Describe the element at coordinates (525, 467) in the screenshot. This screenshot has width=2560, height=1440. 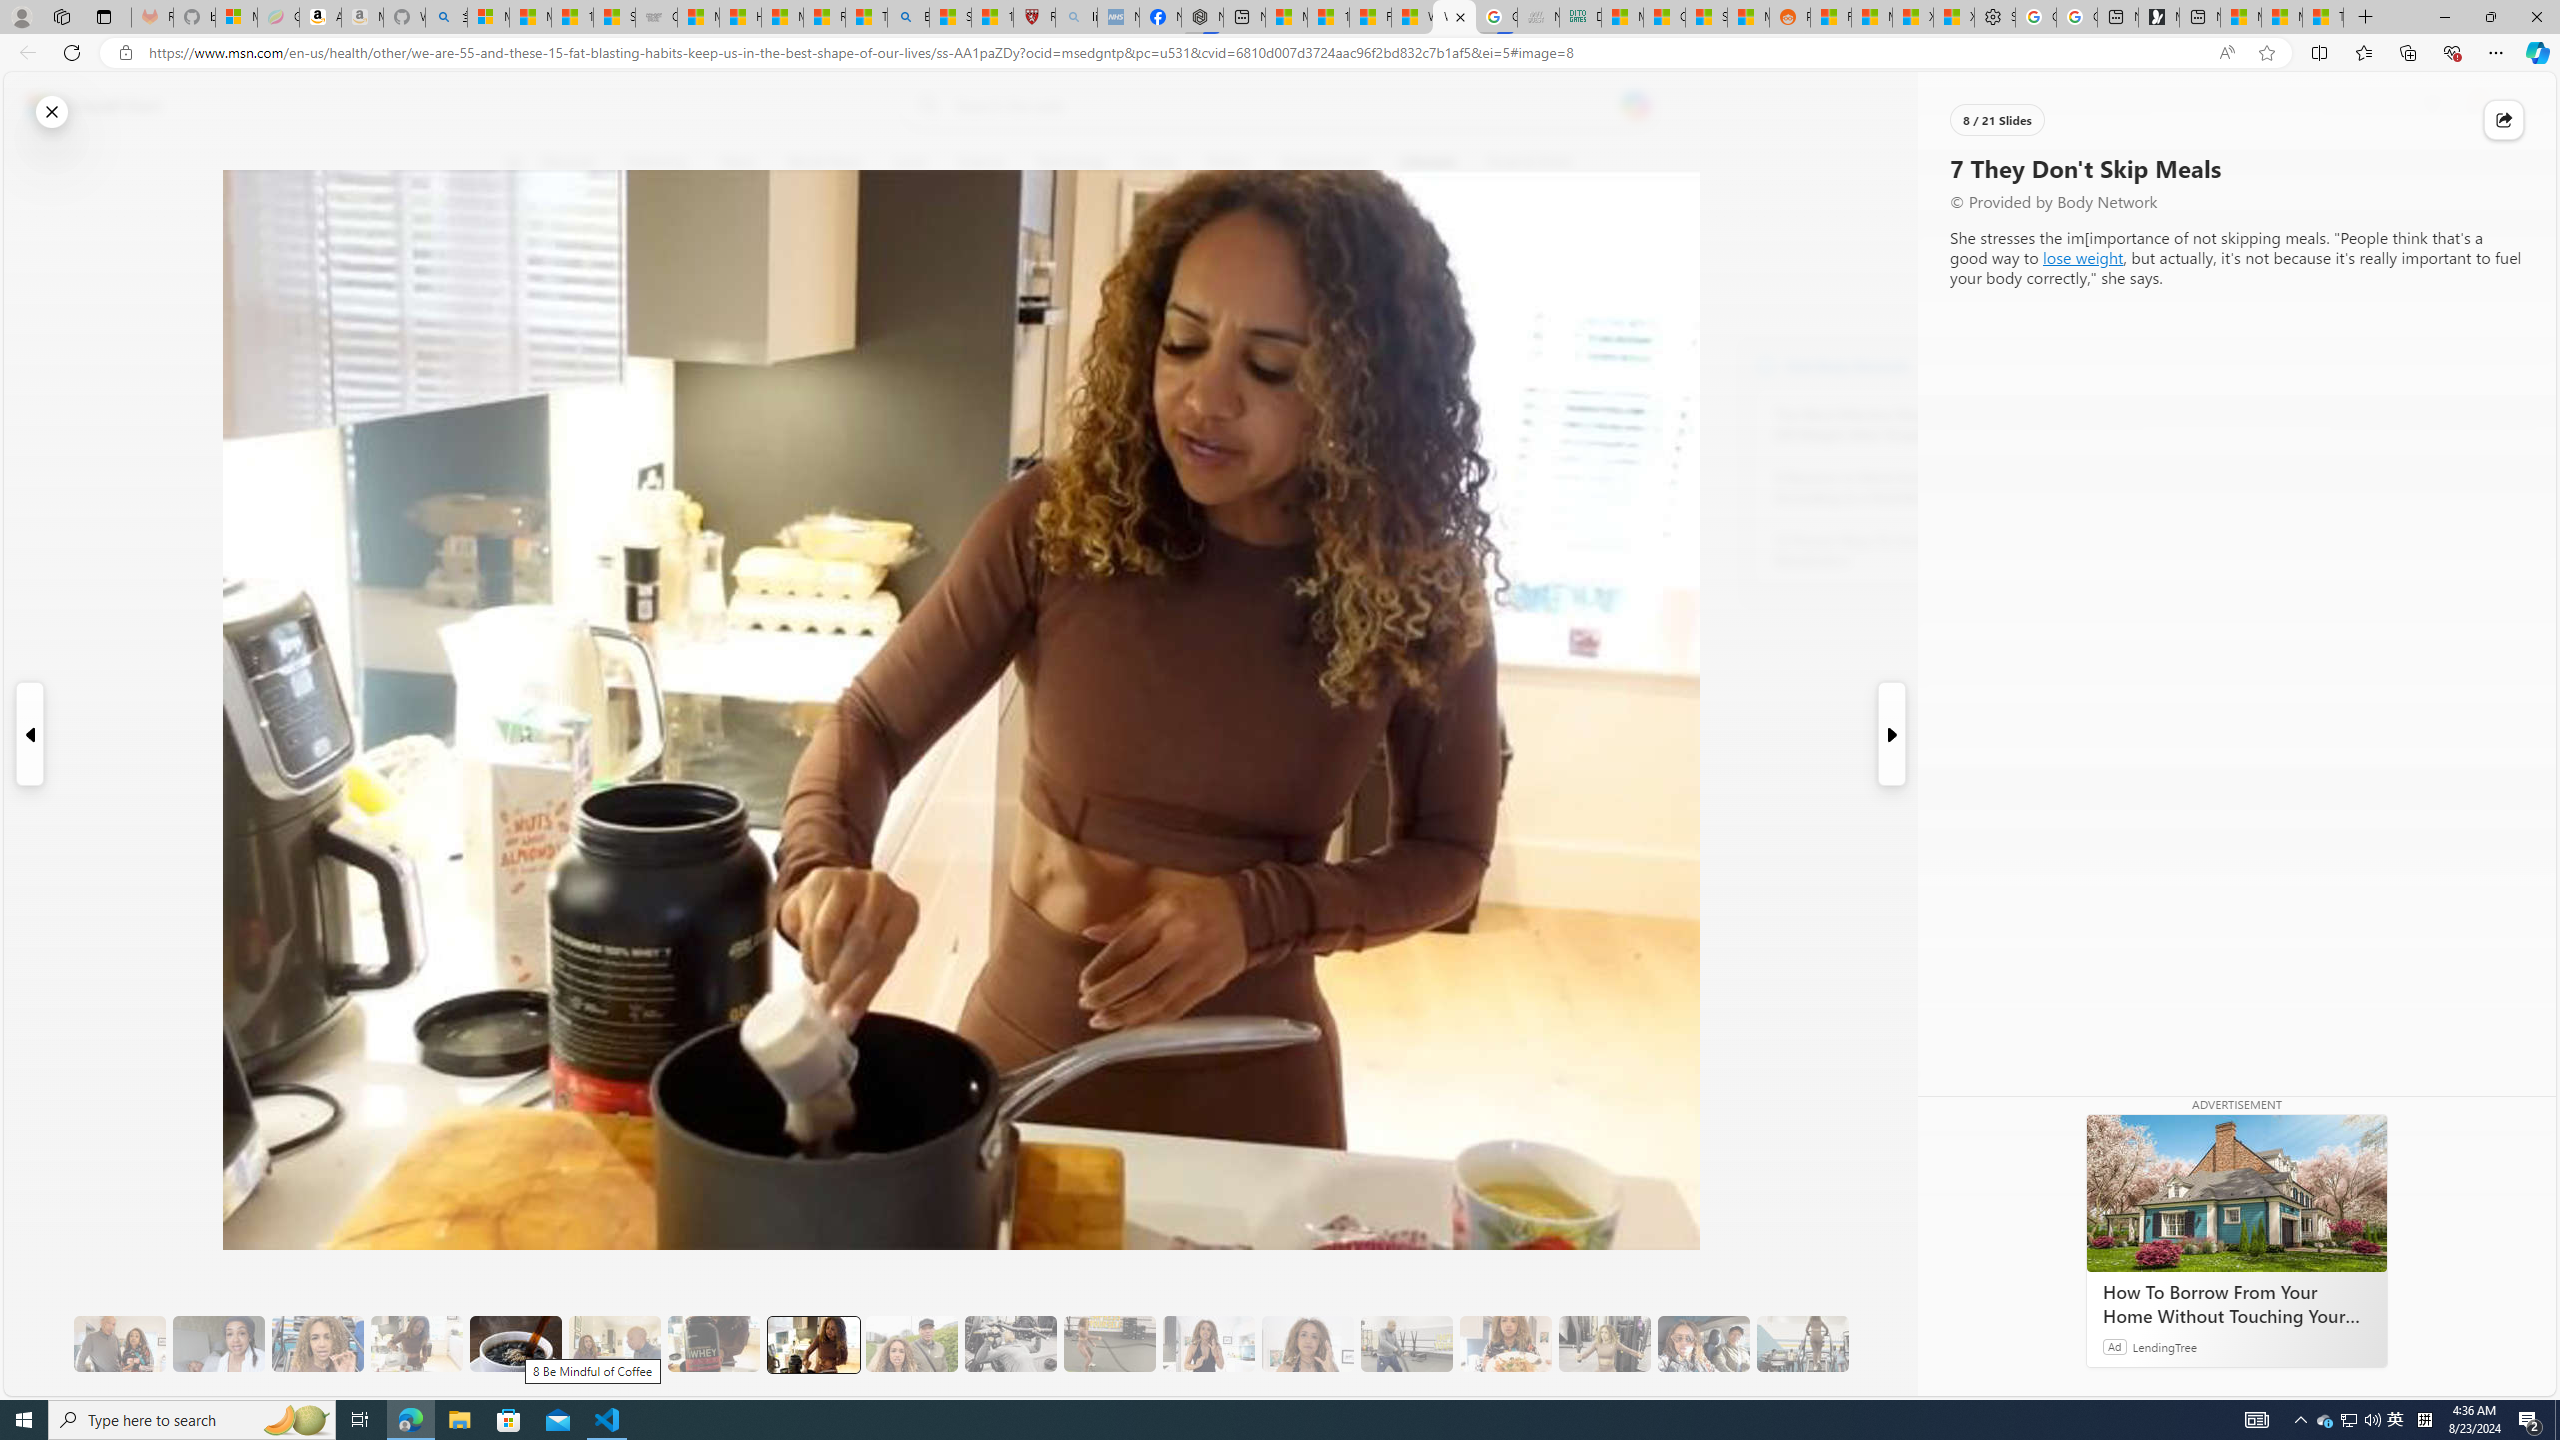
I see `'Class: at-item'` at that location.